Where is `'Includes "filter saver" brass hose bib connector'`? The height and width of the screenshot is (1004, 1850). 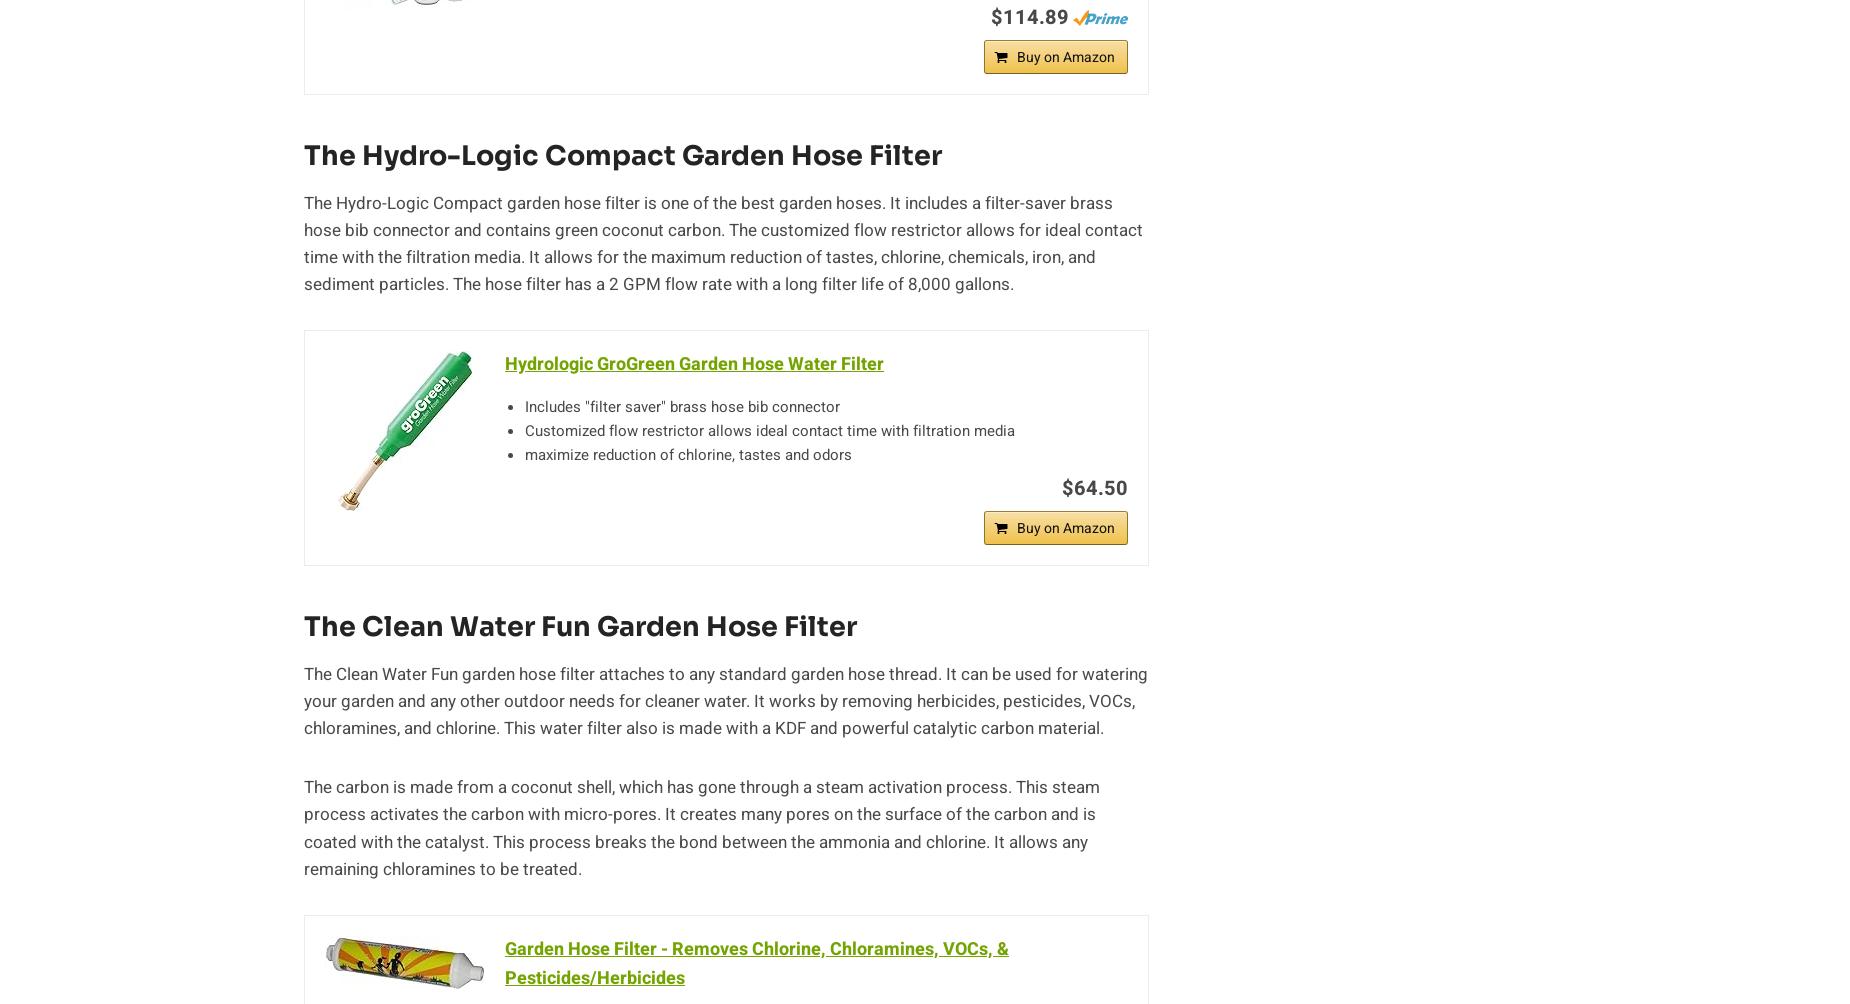
'Includes "filter saver" brass hose bib connector' is located at coordinates (682, 406).